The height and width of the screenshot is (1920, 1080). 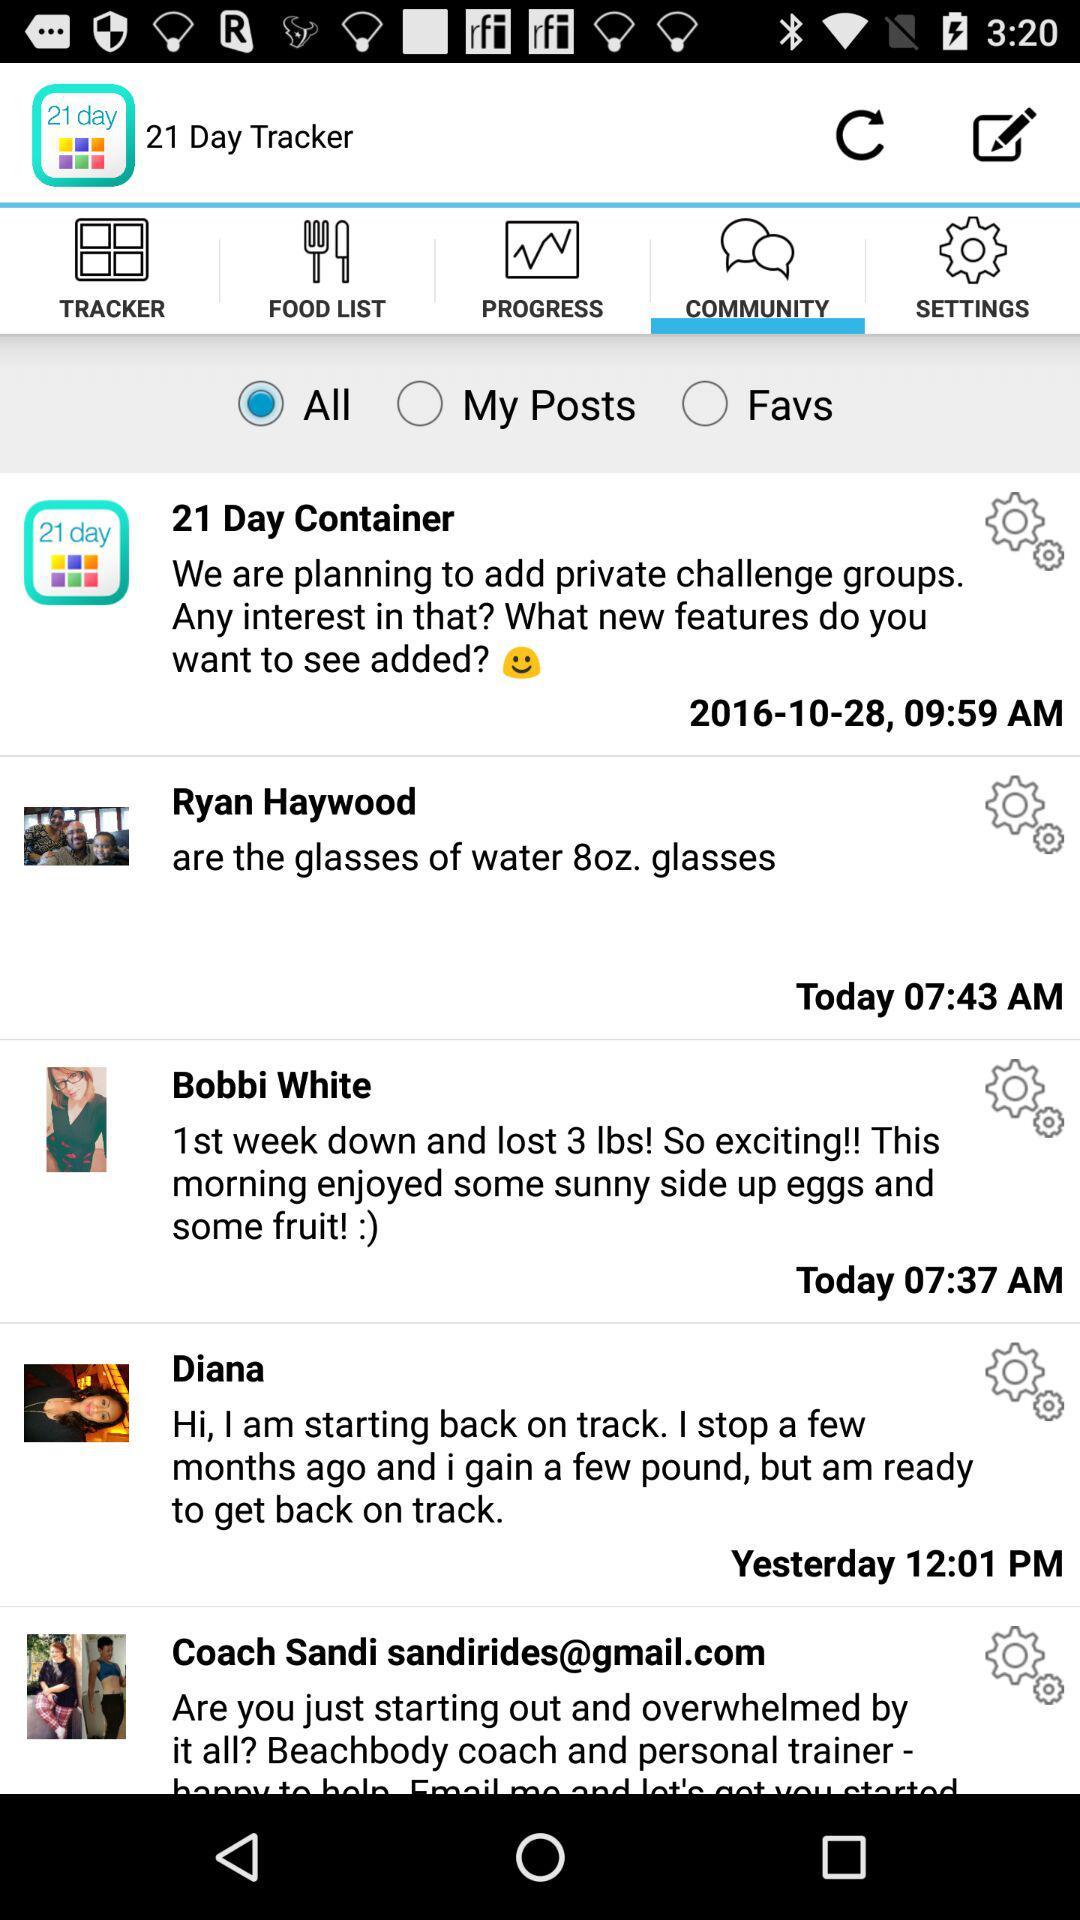 I want to click on settings or more option, so click(x=1024, y=1380).